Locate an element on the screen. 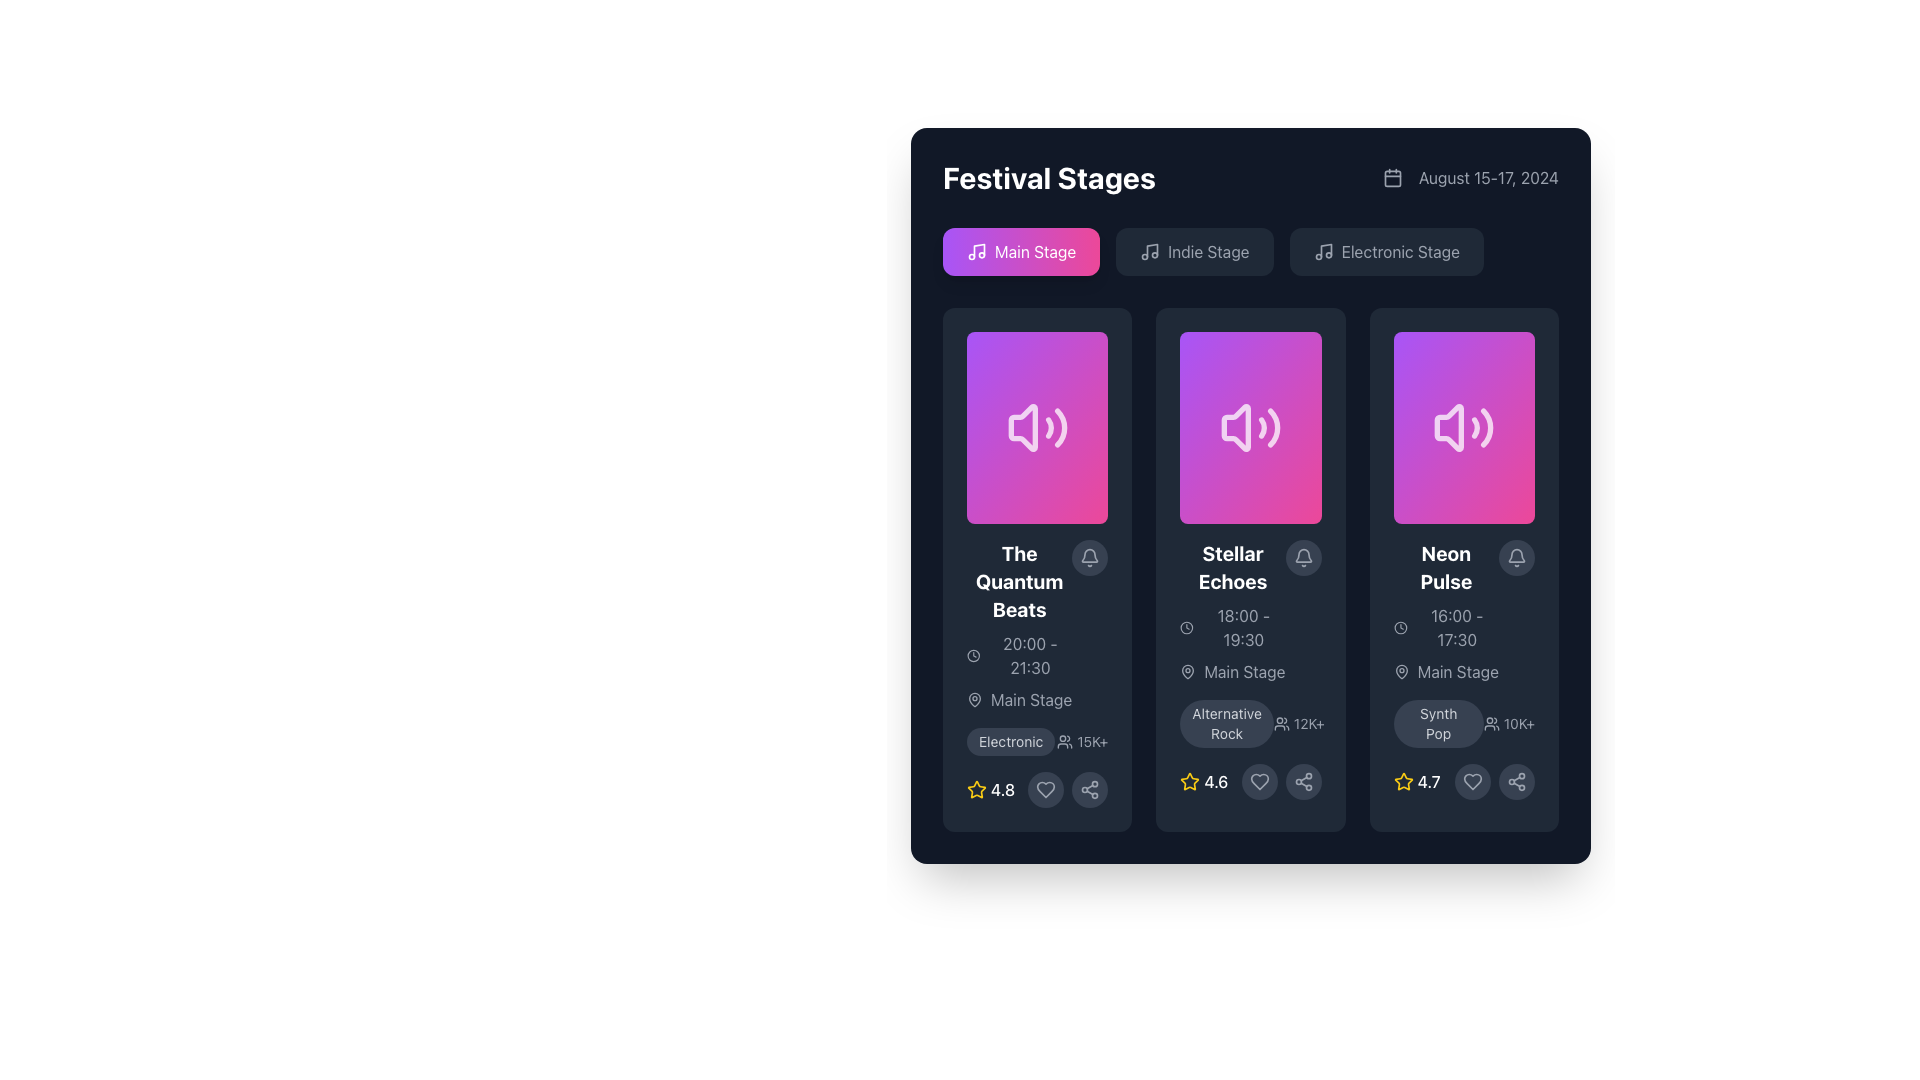 This screenshot has width=1920, height=1080. the sound or volume icon located centrally within 'The Quantum Beats' card, which is the leftmost card in a group of three cards is located at coordinates (1037, 427).